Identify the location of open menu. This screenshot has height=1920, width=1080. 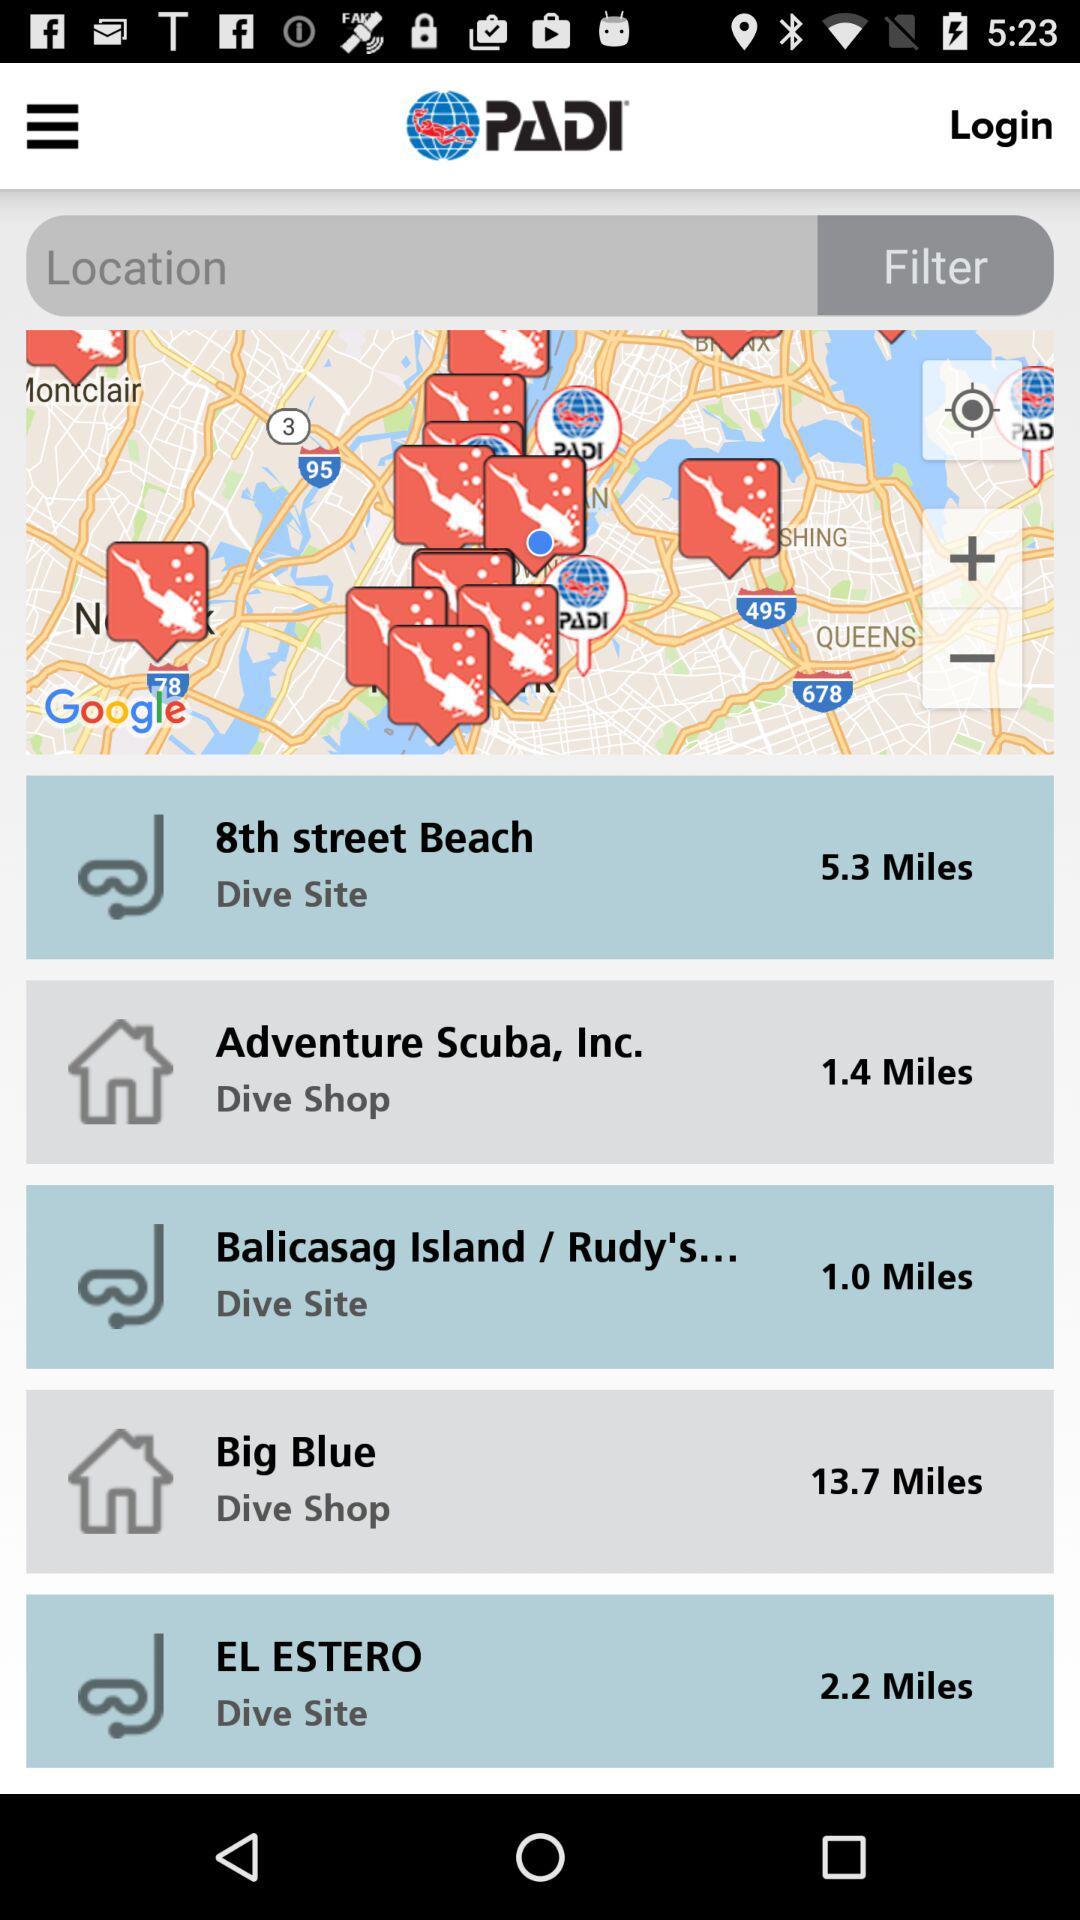
(51, 124).